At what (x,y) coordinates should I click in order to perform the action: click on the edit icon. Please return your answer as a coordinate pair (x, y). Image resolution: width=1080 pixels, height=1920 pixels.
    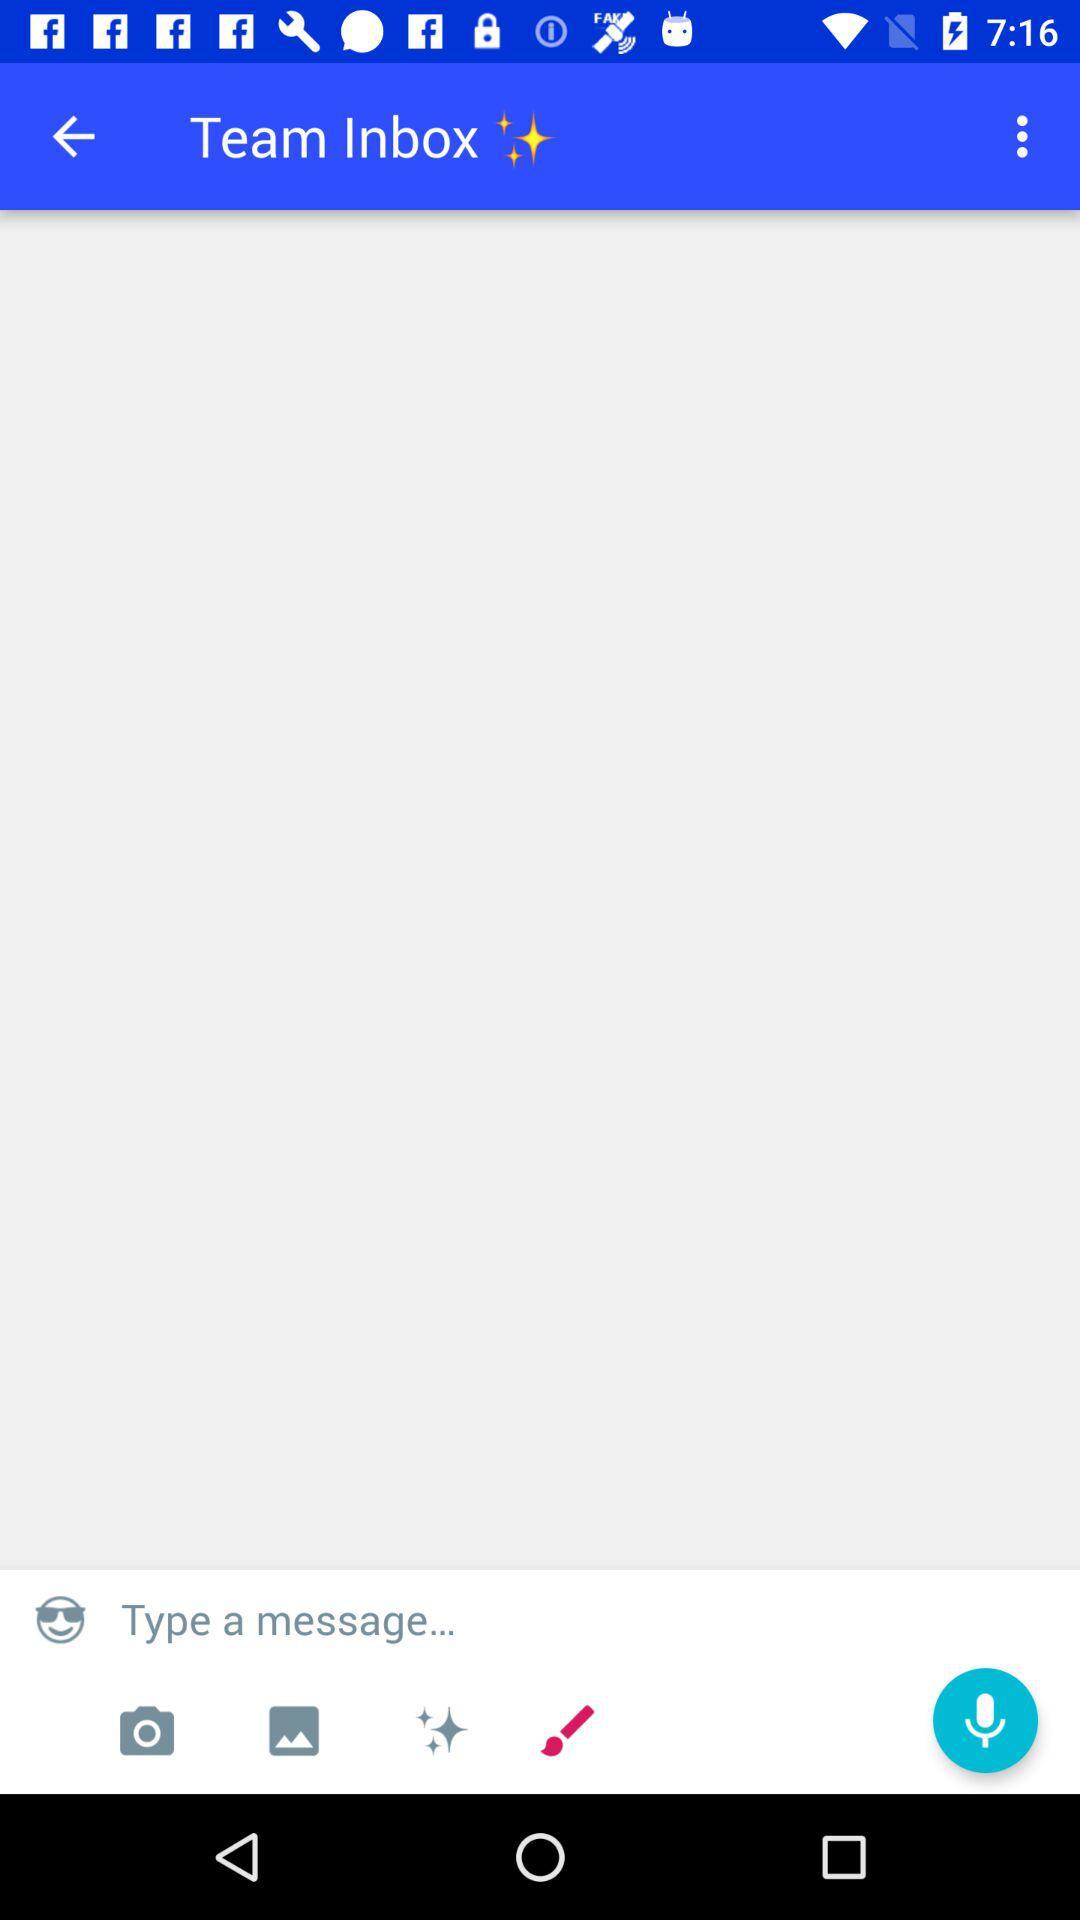
    Looking at the image, I should click on (567, 1730).